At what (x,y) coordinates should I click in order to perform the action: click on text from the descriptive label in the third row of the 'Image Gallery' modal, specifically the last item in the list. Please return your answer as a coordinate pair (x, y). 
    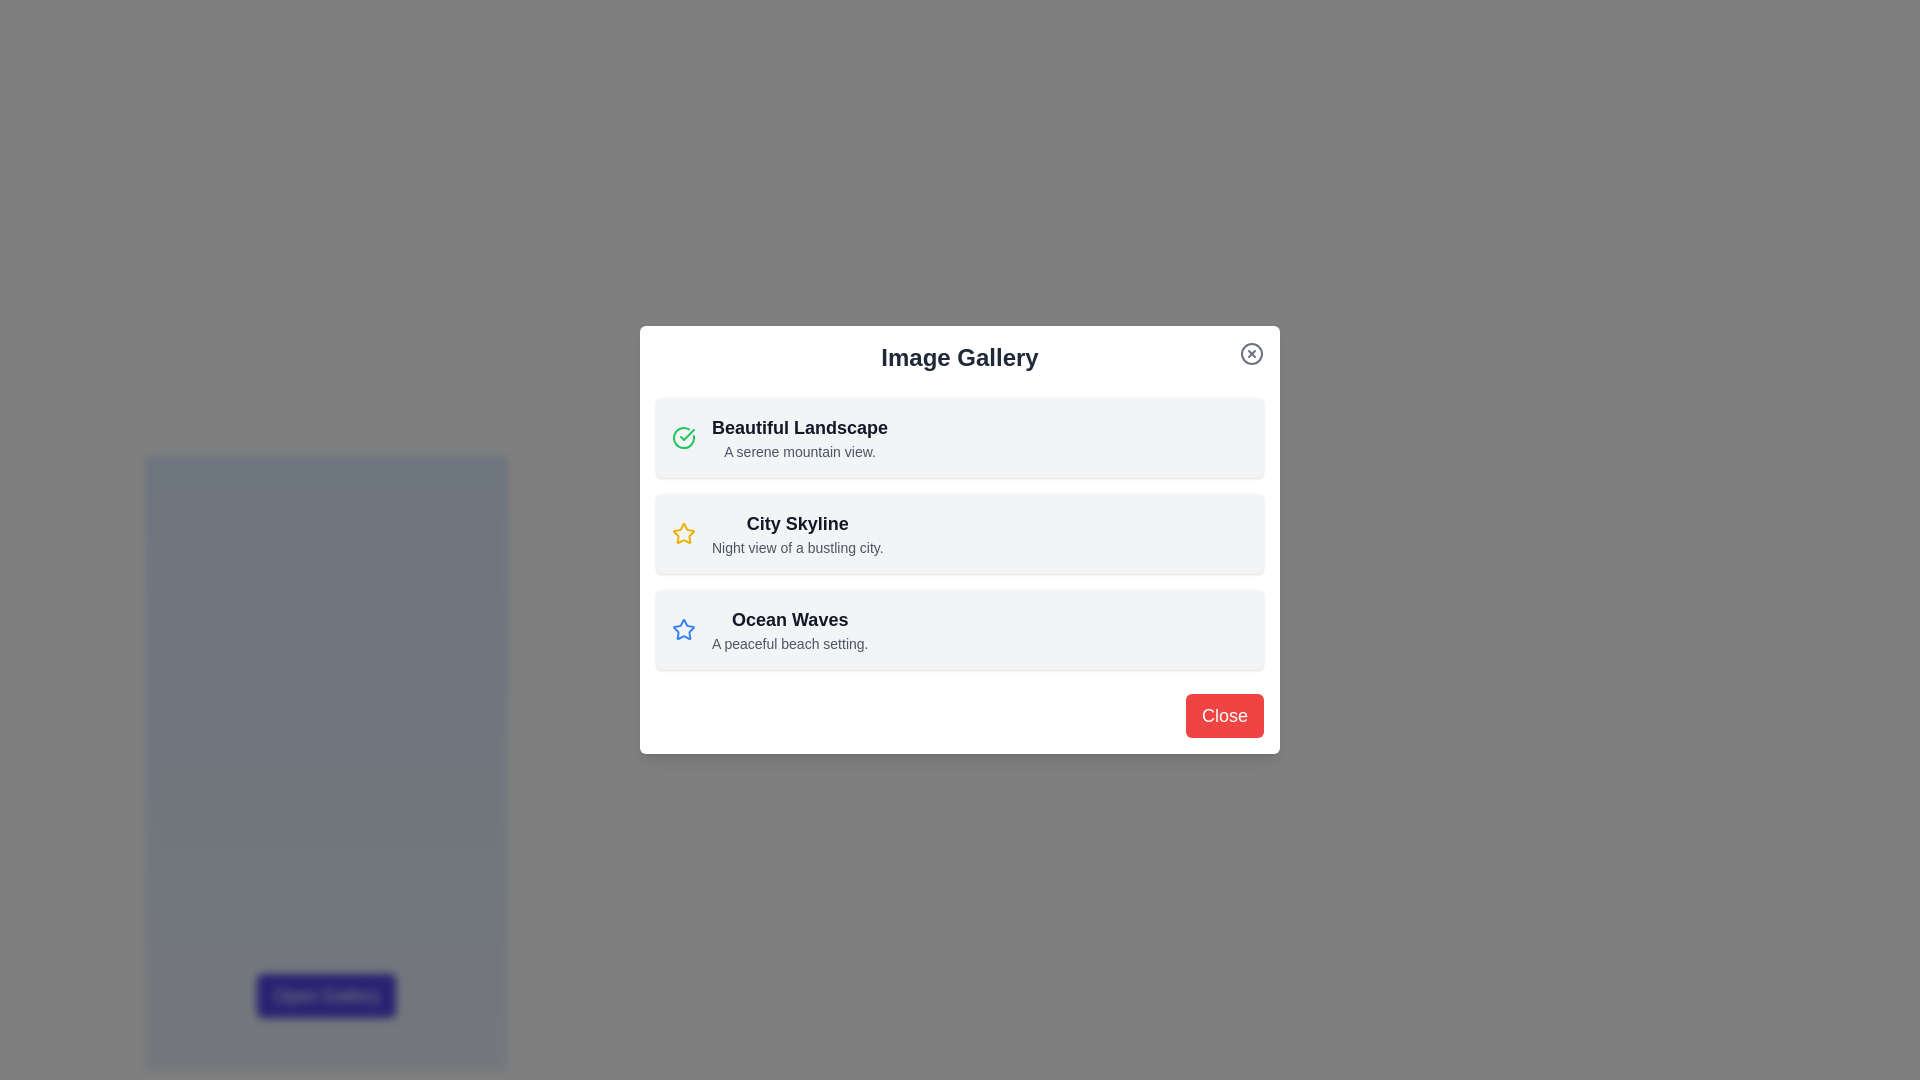
    Looking at the image, I should click on (789, 628).